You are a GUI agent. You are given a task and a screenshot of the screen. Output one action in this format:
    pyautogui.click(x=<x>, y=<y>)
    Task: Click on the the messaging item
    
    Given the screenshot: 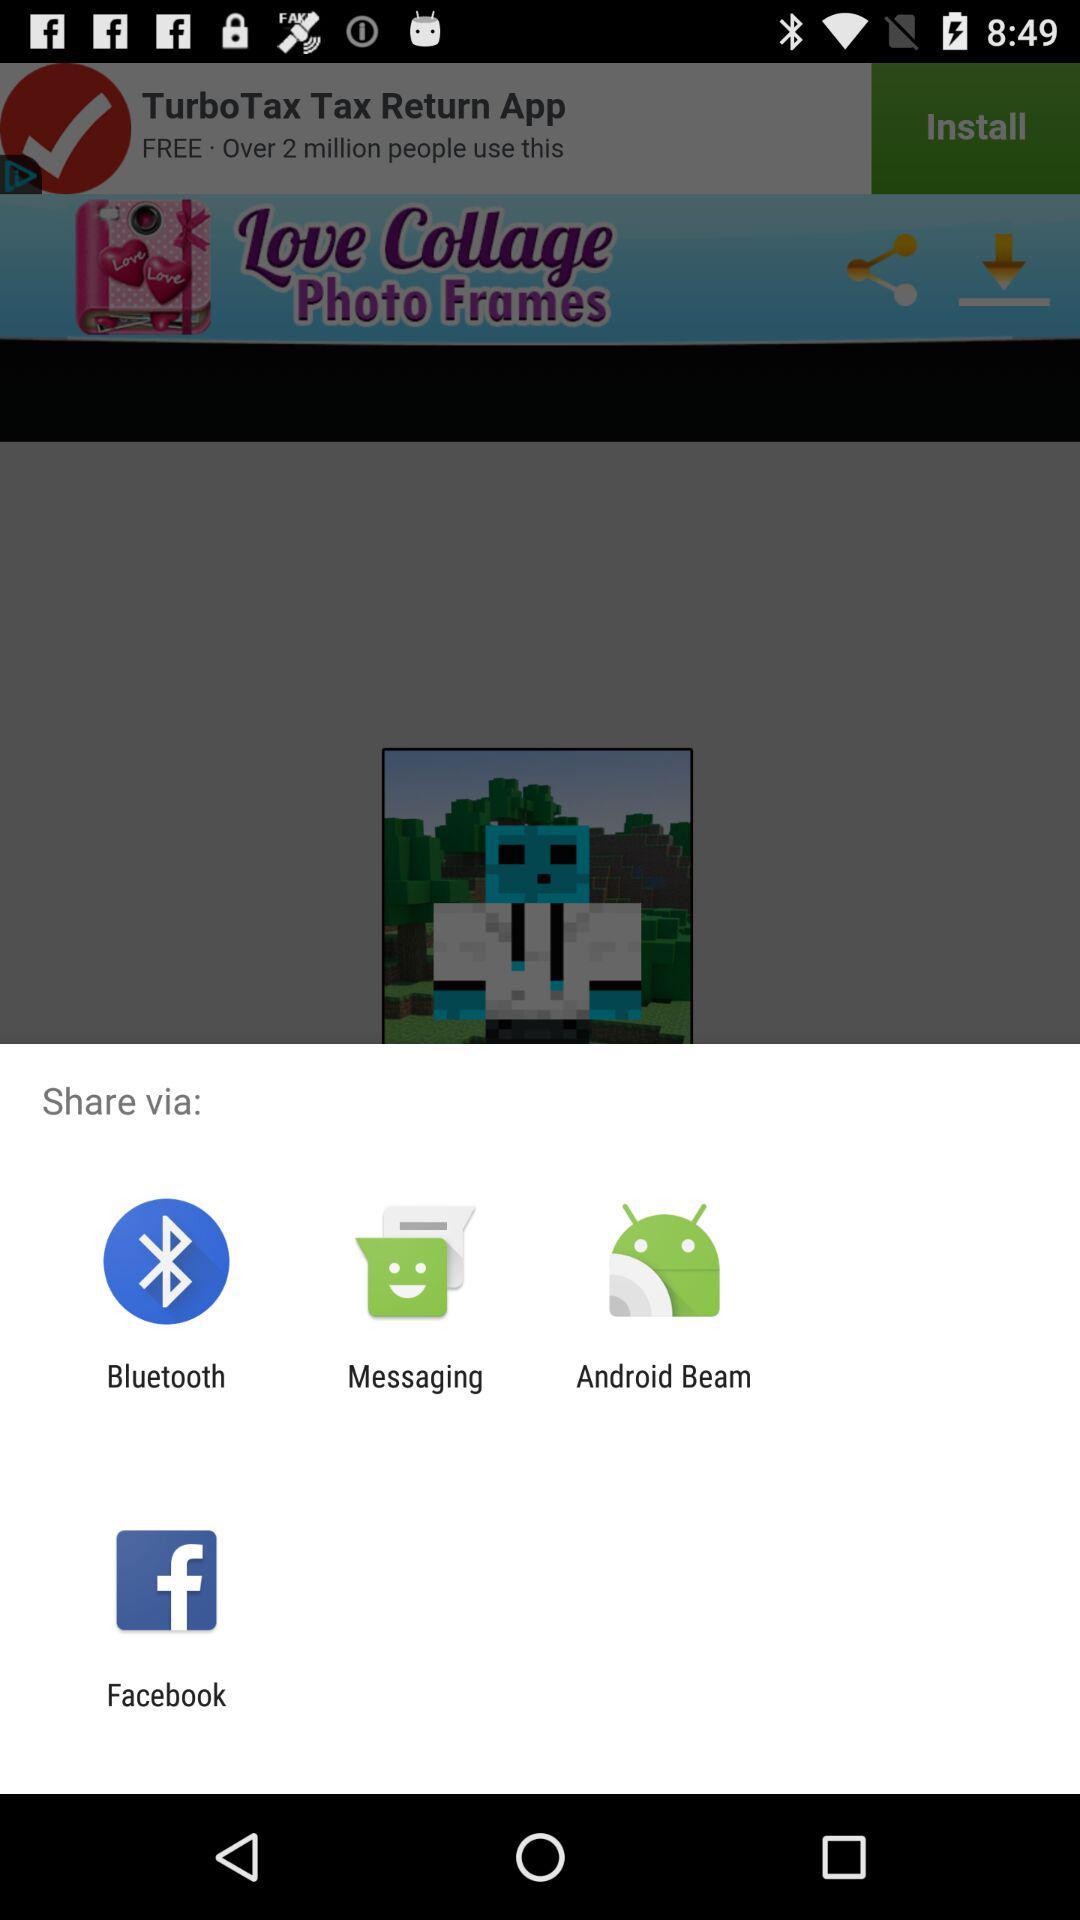 What is the action you would take?
    pyautogui.click(x=414, y=1392)
    